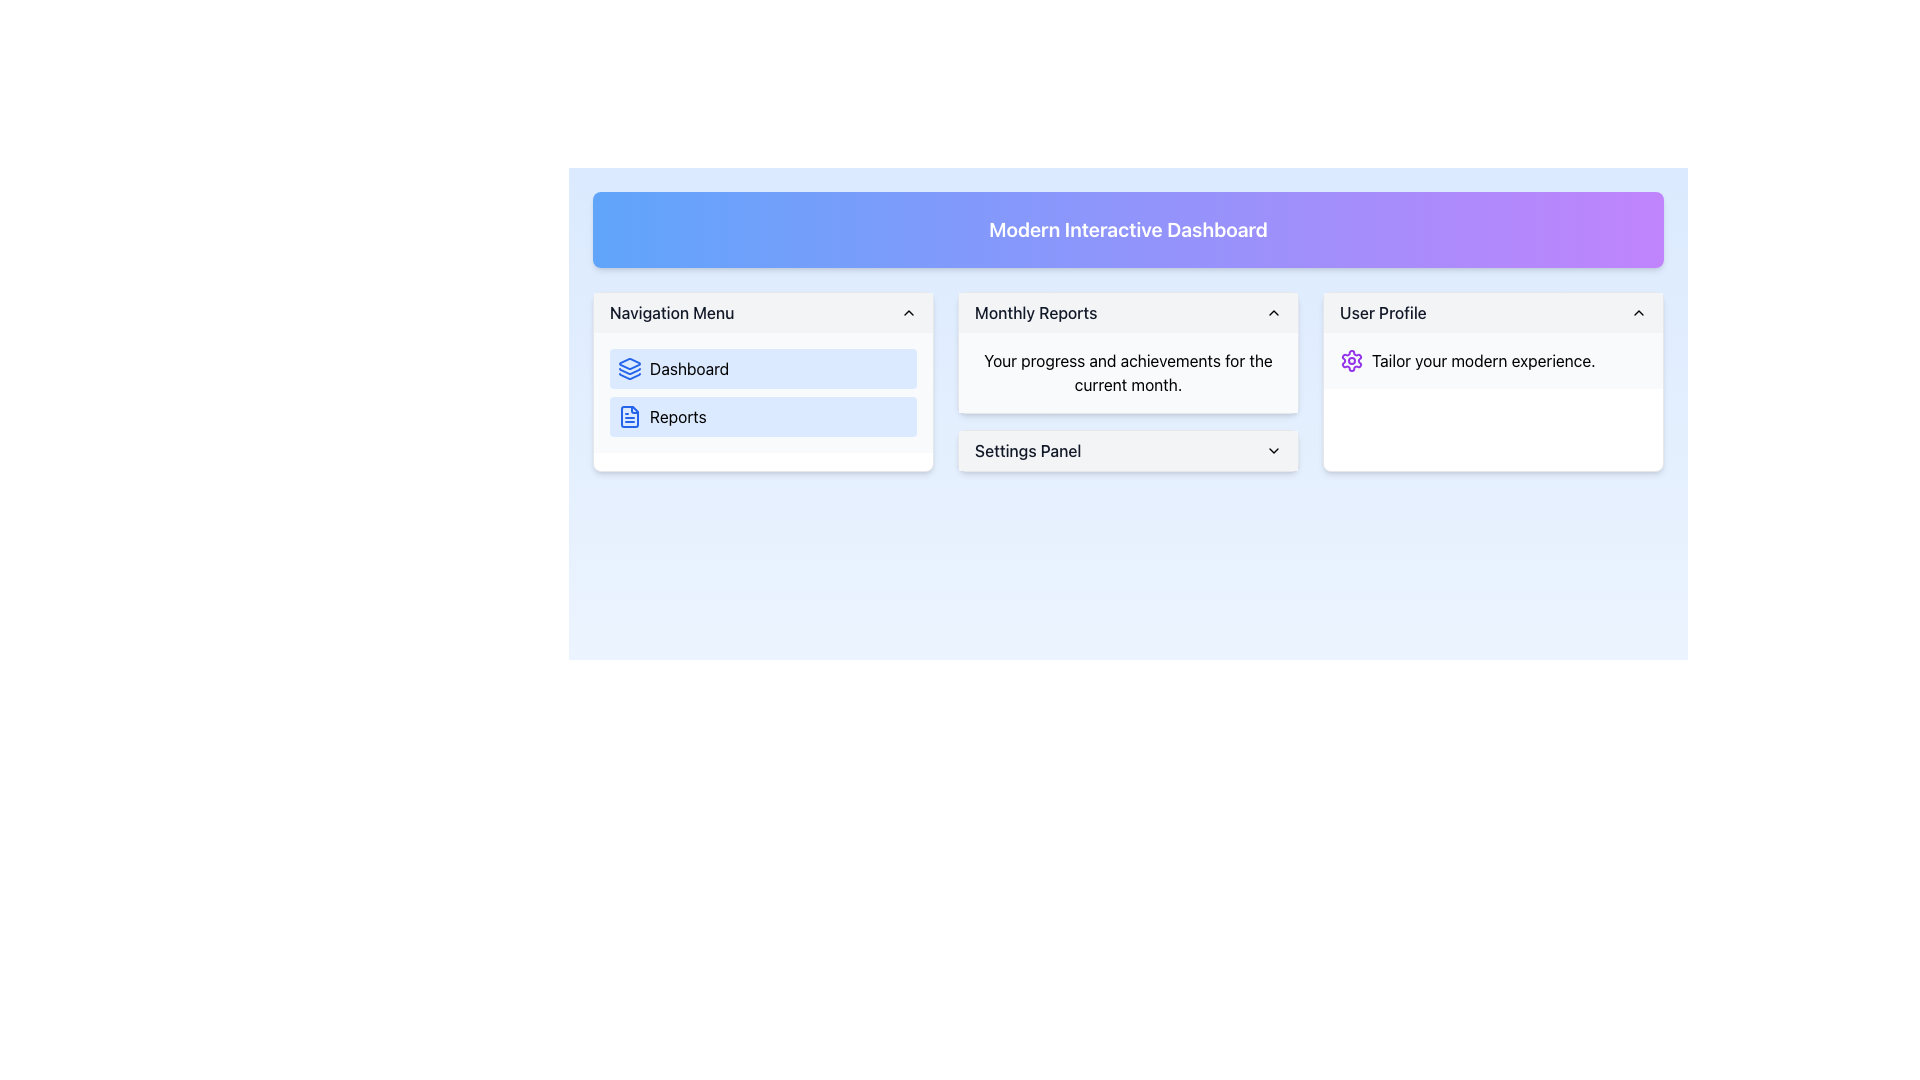 This screenshot has width=1920, height=1080. What do you see at coordinates (1352, 361) in the screenshot?
I see `the cogwheel icon in dark purple, located to the left of the text 'Tailor your modern experience' in the 'User Profile' section at the top-right corner of the interface` at bounding box center [1352, 361].